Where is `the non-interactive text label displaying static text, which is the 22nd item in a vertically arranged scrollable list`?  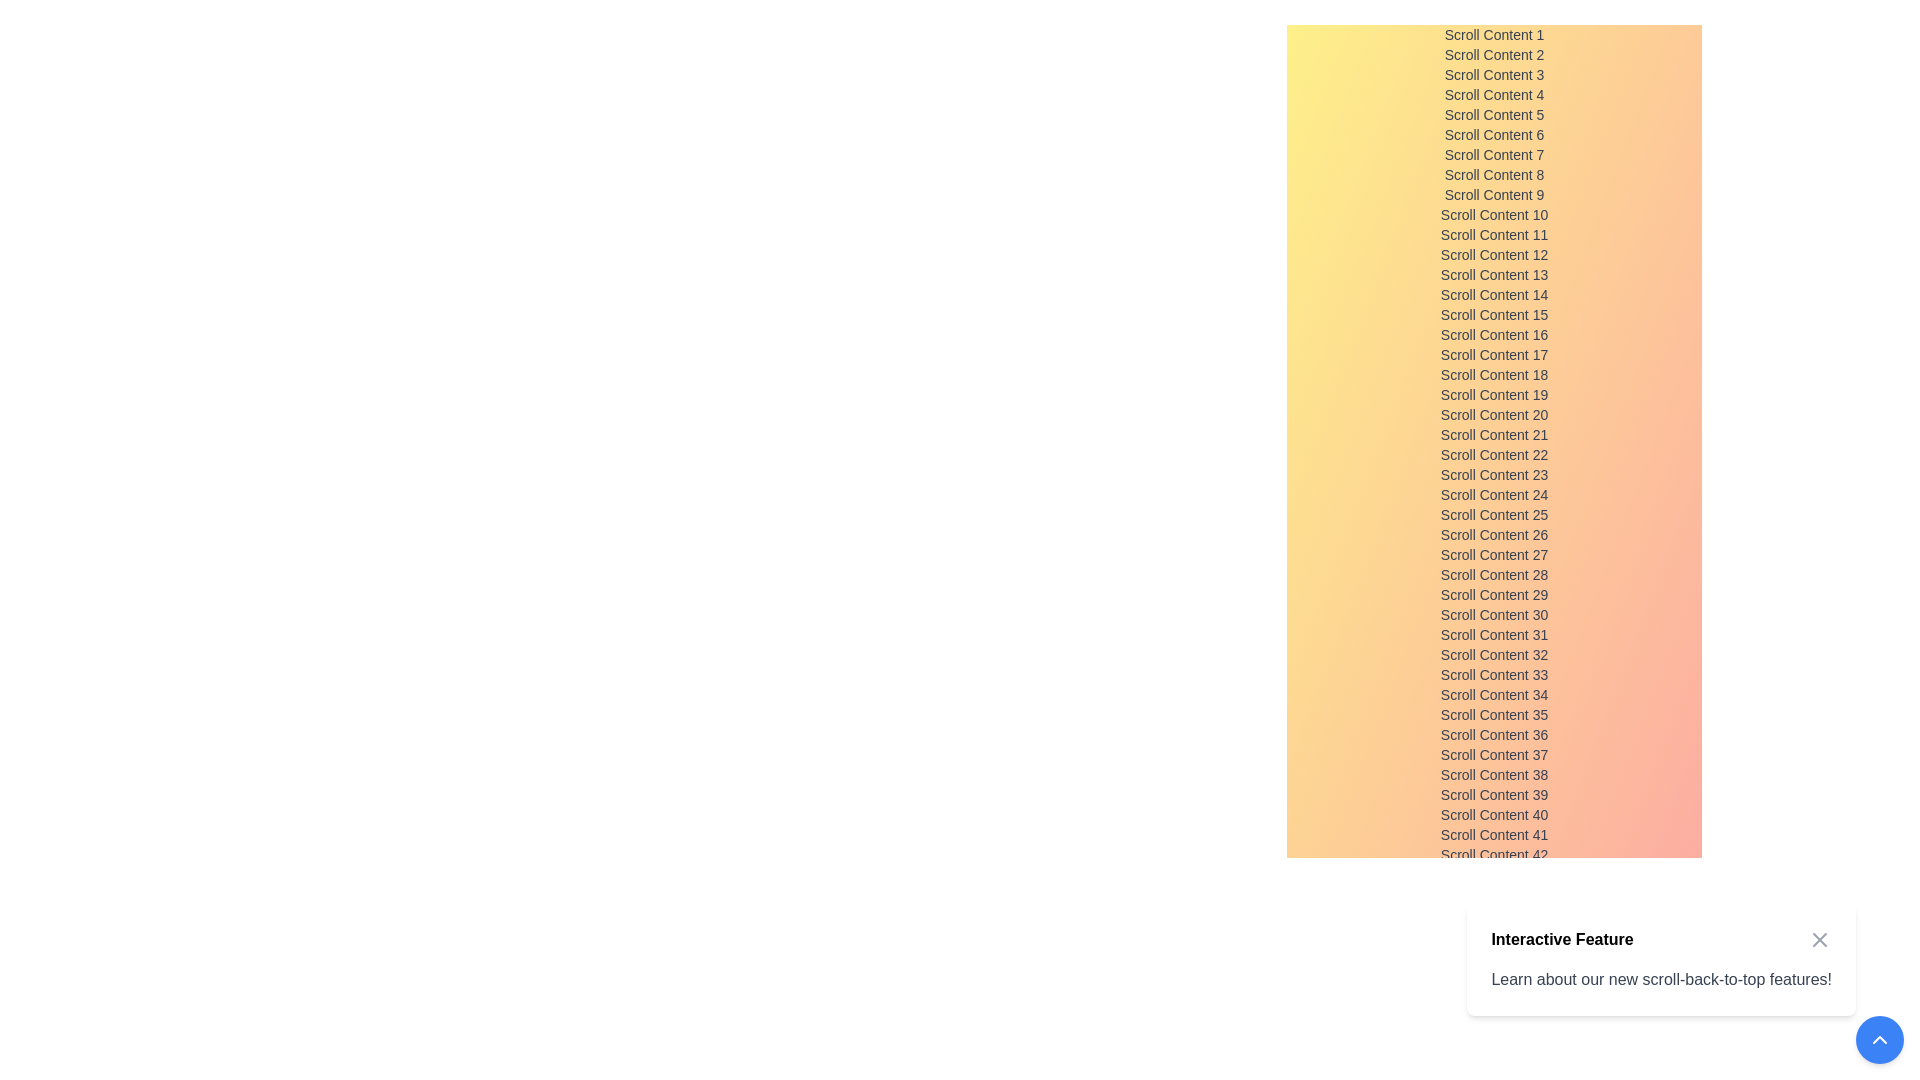 the non-interactive text label displaying static text, which is the 22nd item in a vertically arranged scrollable list is located at coordinates (1494, 455).